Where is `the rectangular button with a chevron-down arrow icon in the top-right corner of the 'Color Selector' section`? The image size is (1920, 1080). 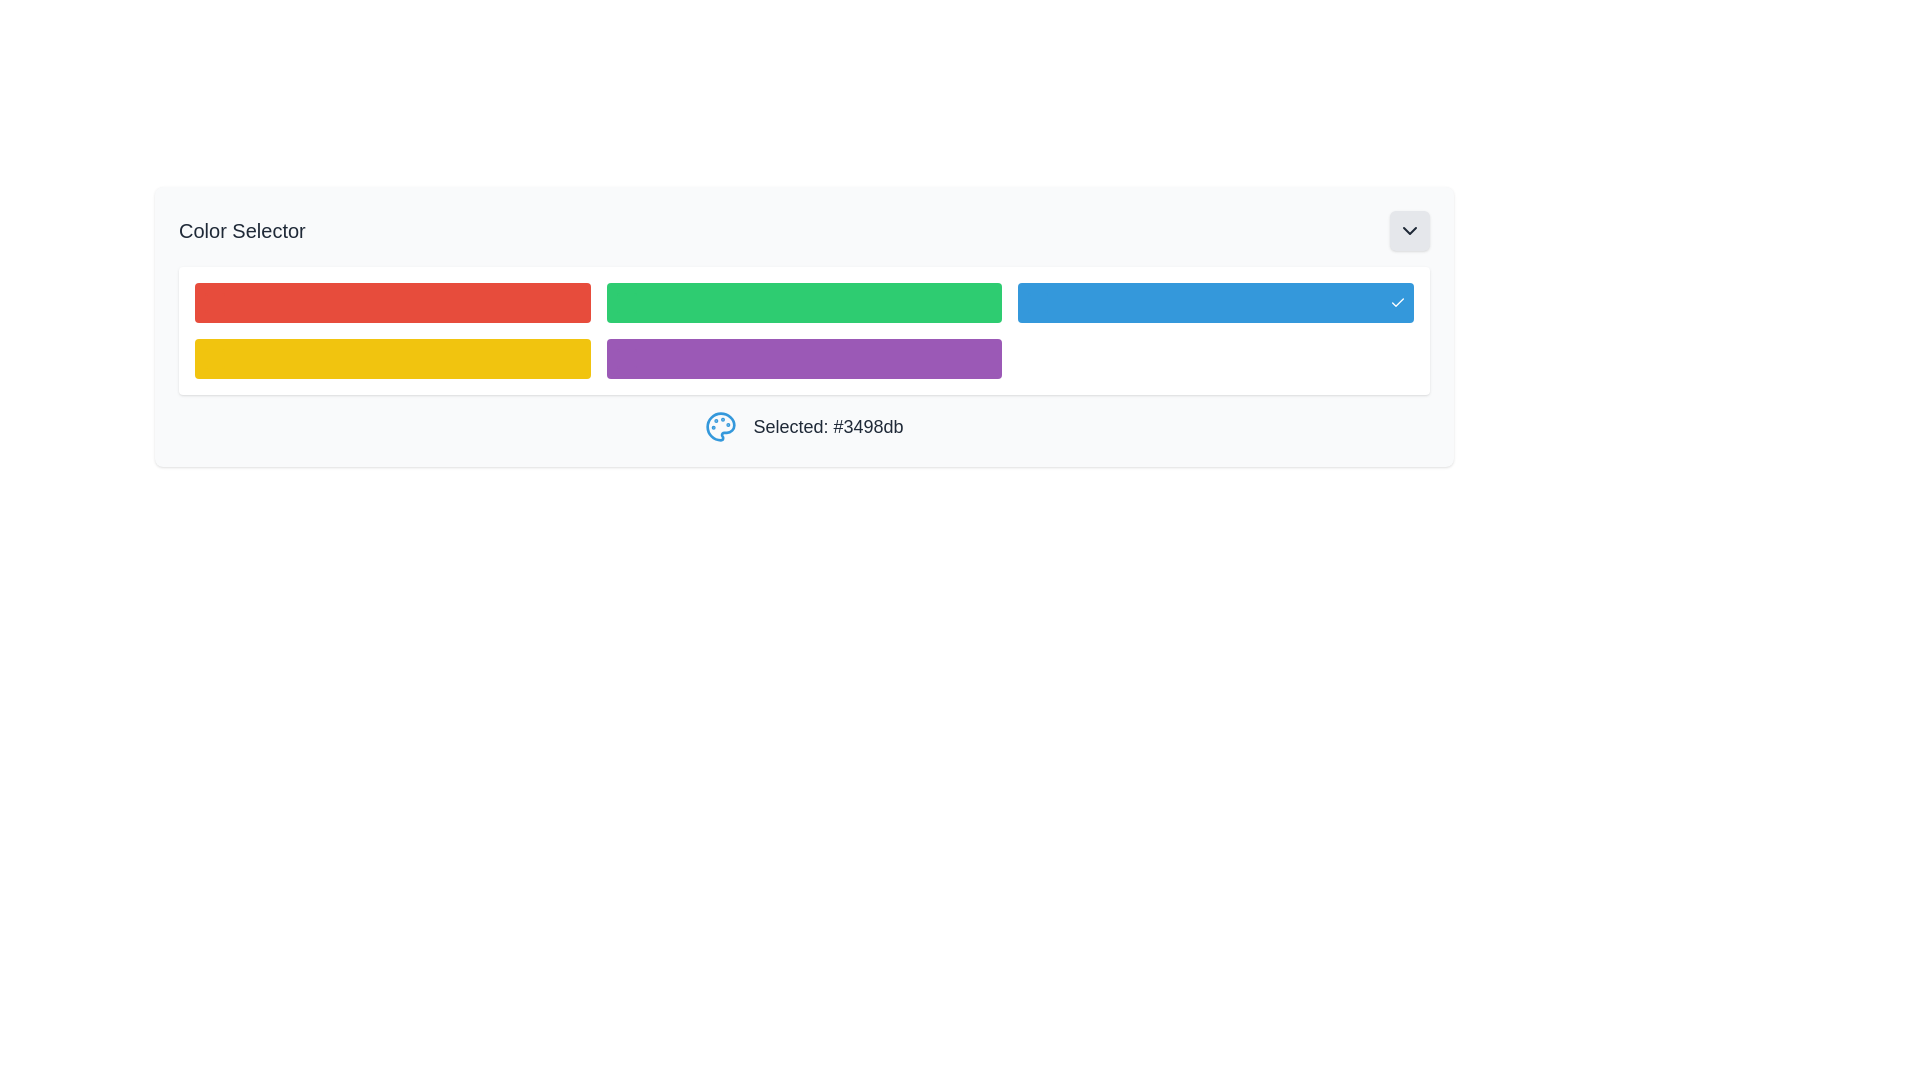 the rectangular button with a chevron-down arrow icon in the top-right corner of the 'Color Selector' section is located at coordinates (1409, 230).